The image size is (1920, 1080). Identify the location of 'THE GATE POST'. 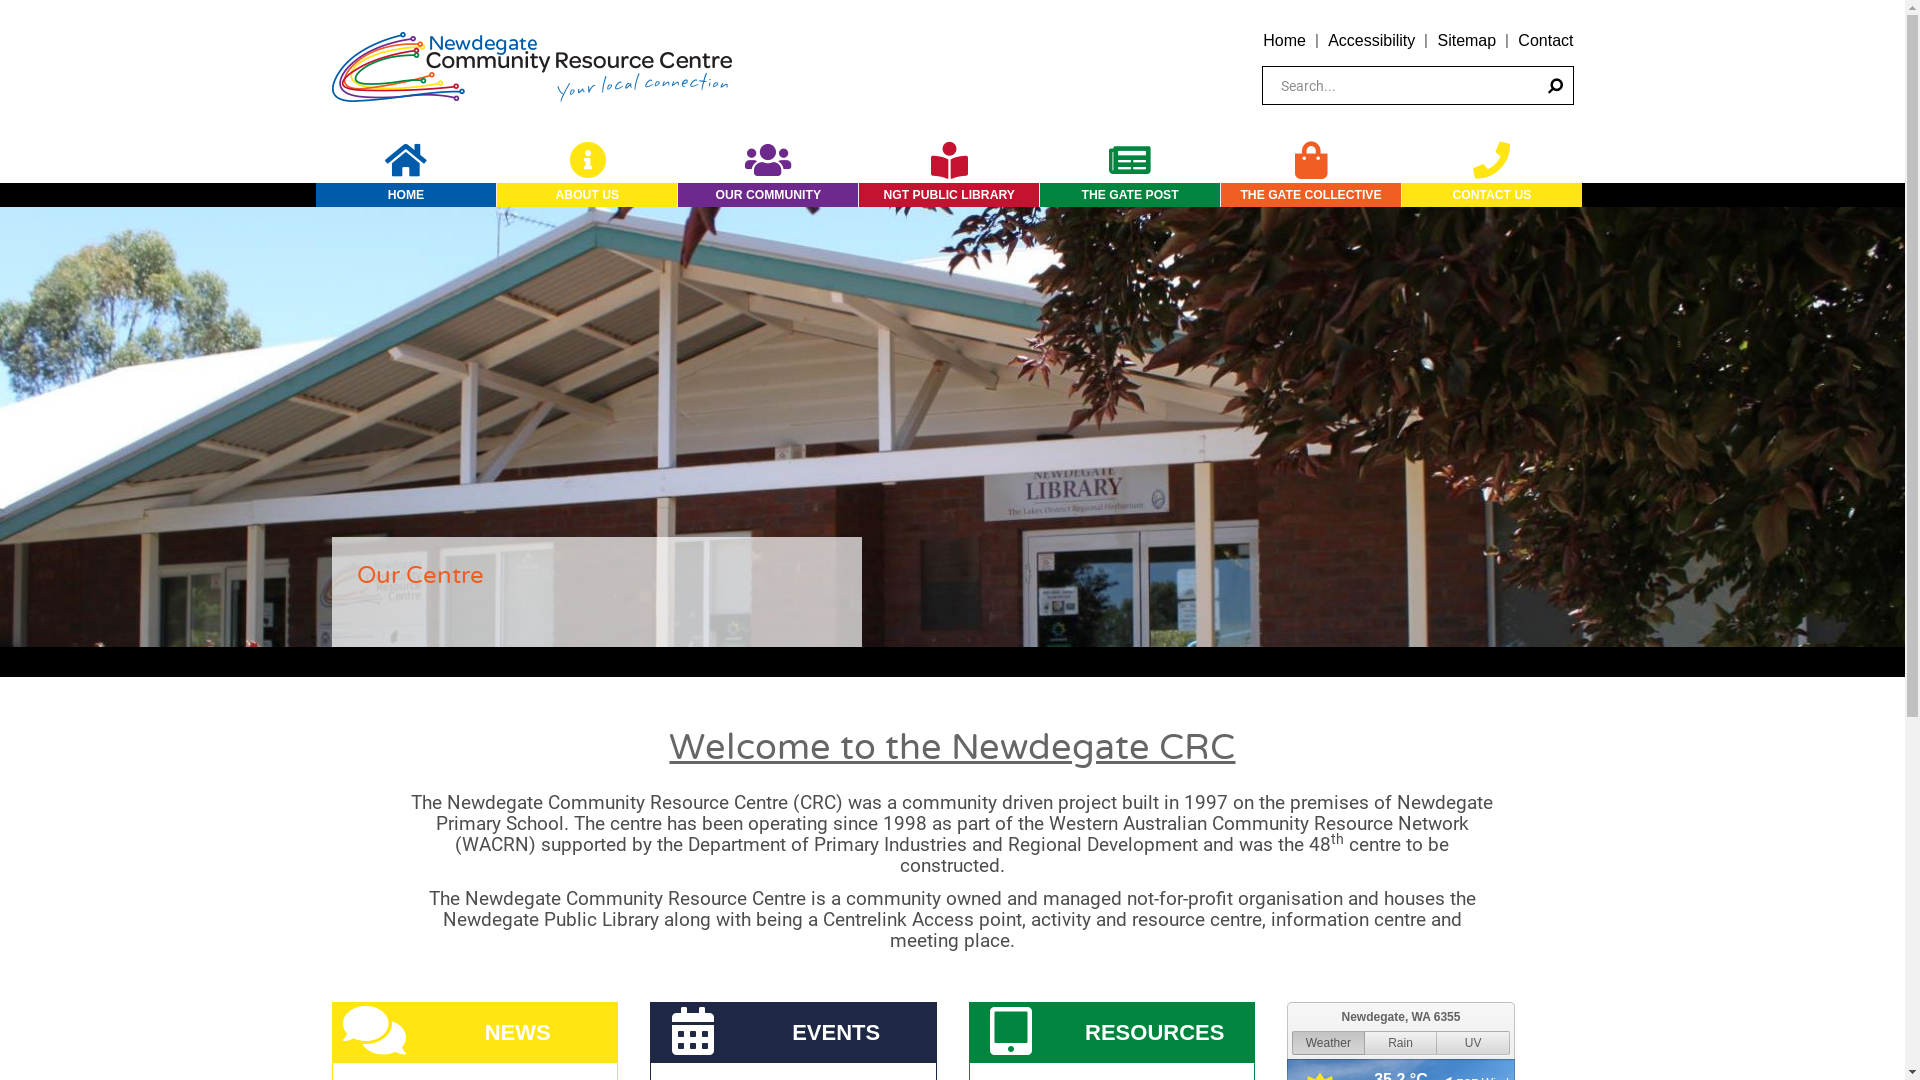
(1129, 195).